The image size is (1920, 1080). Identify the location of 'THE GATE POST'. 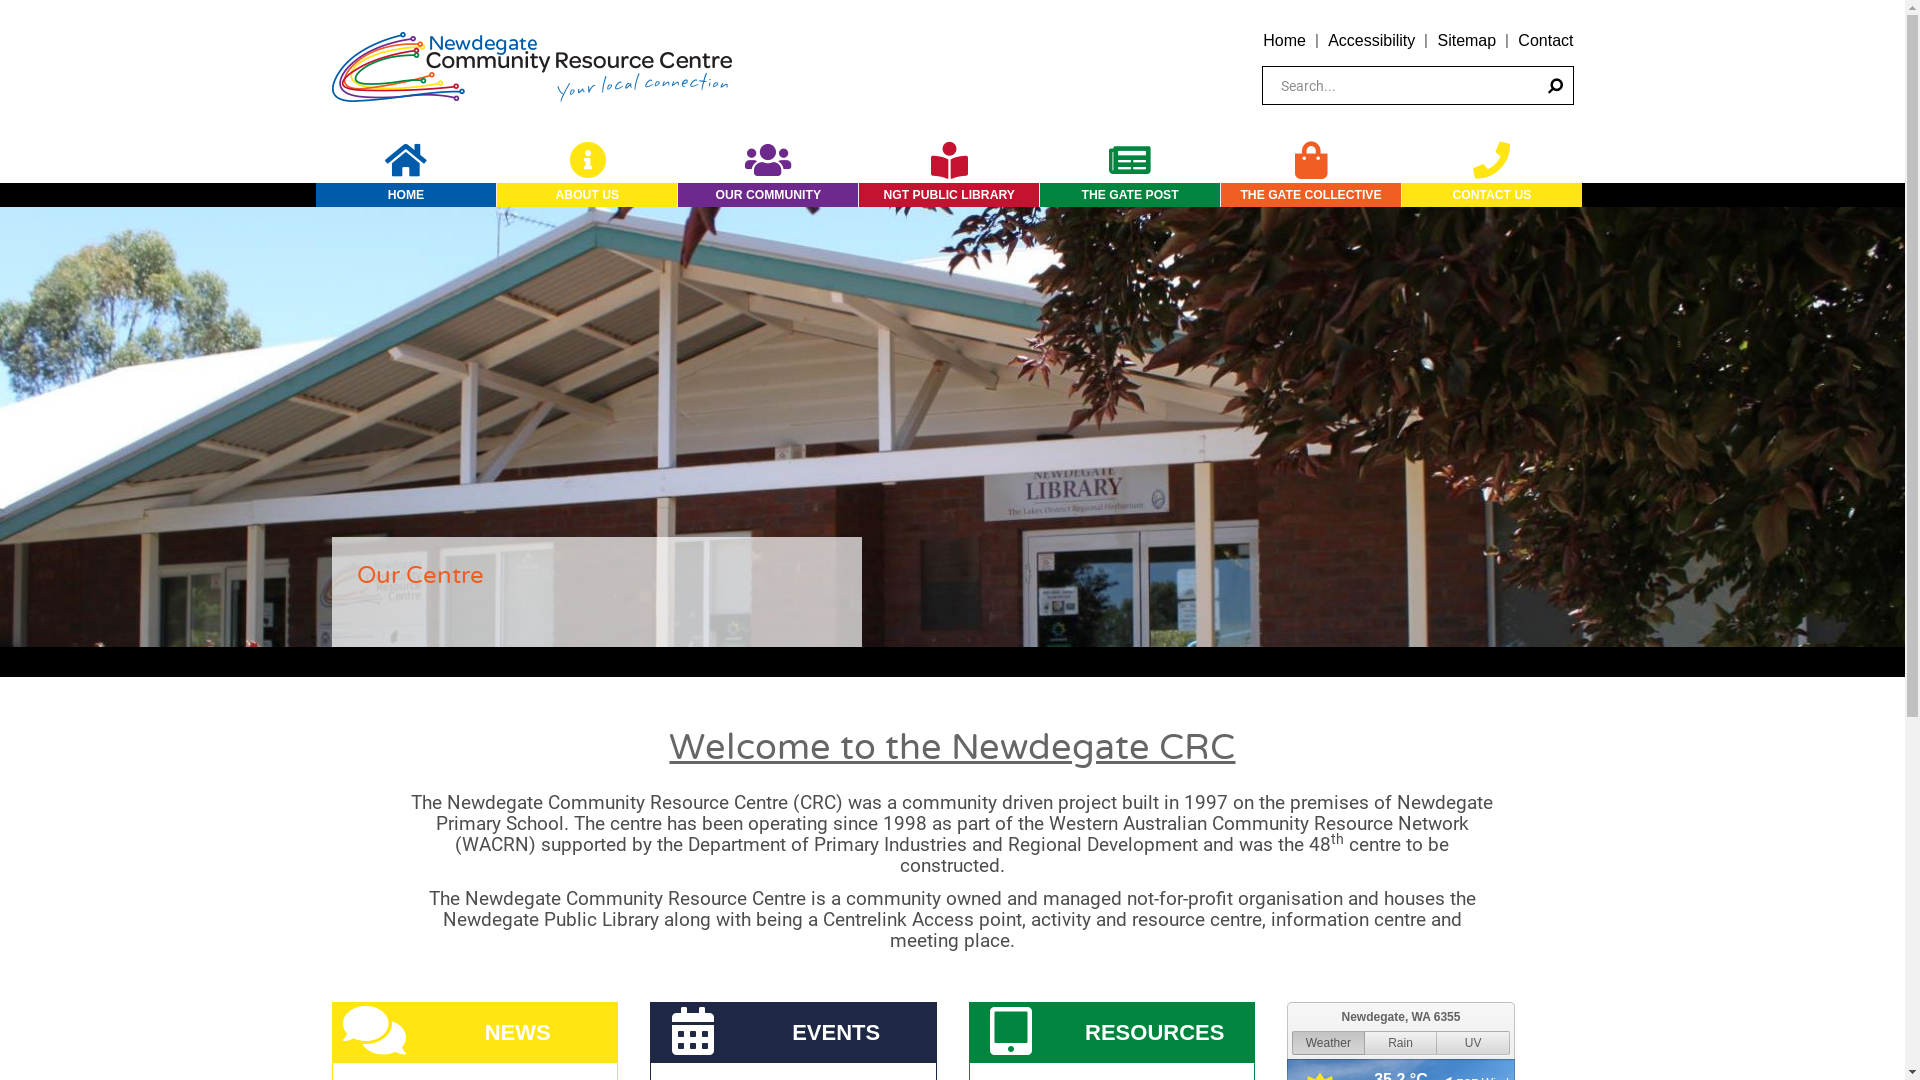
(1129, 195).